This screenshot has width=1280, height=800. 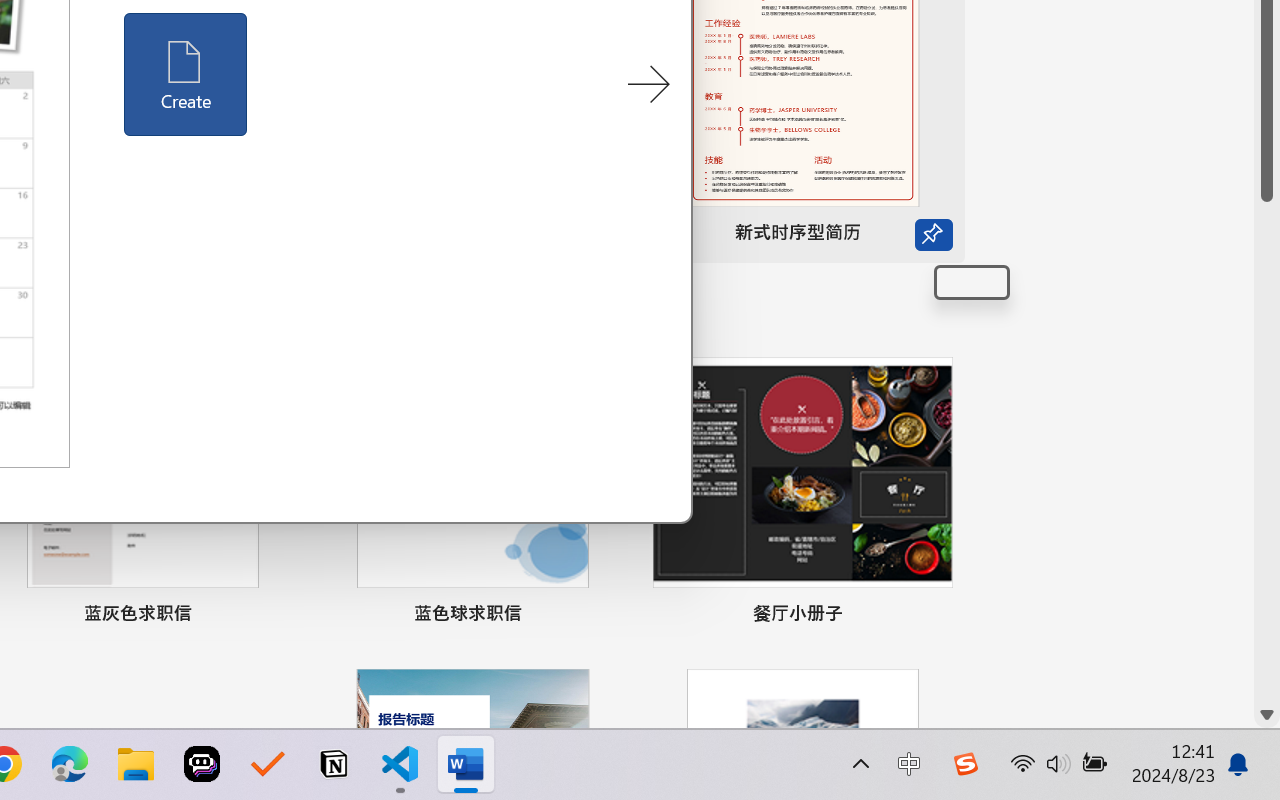 I want to click on 'Line down', so click(x=1266, y=714).